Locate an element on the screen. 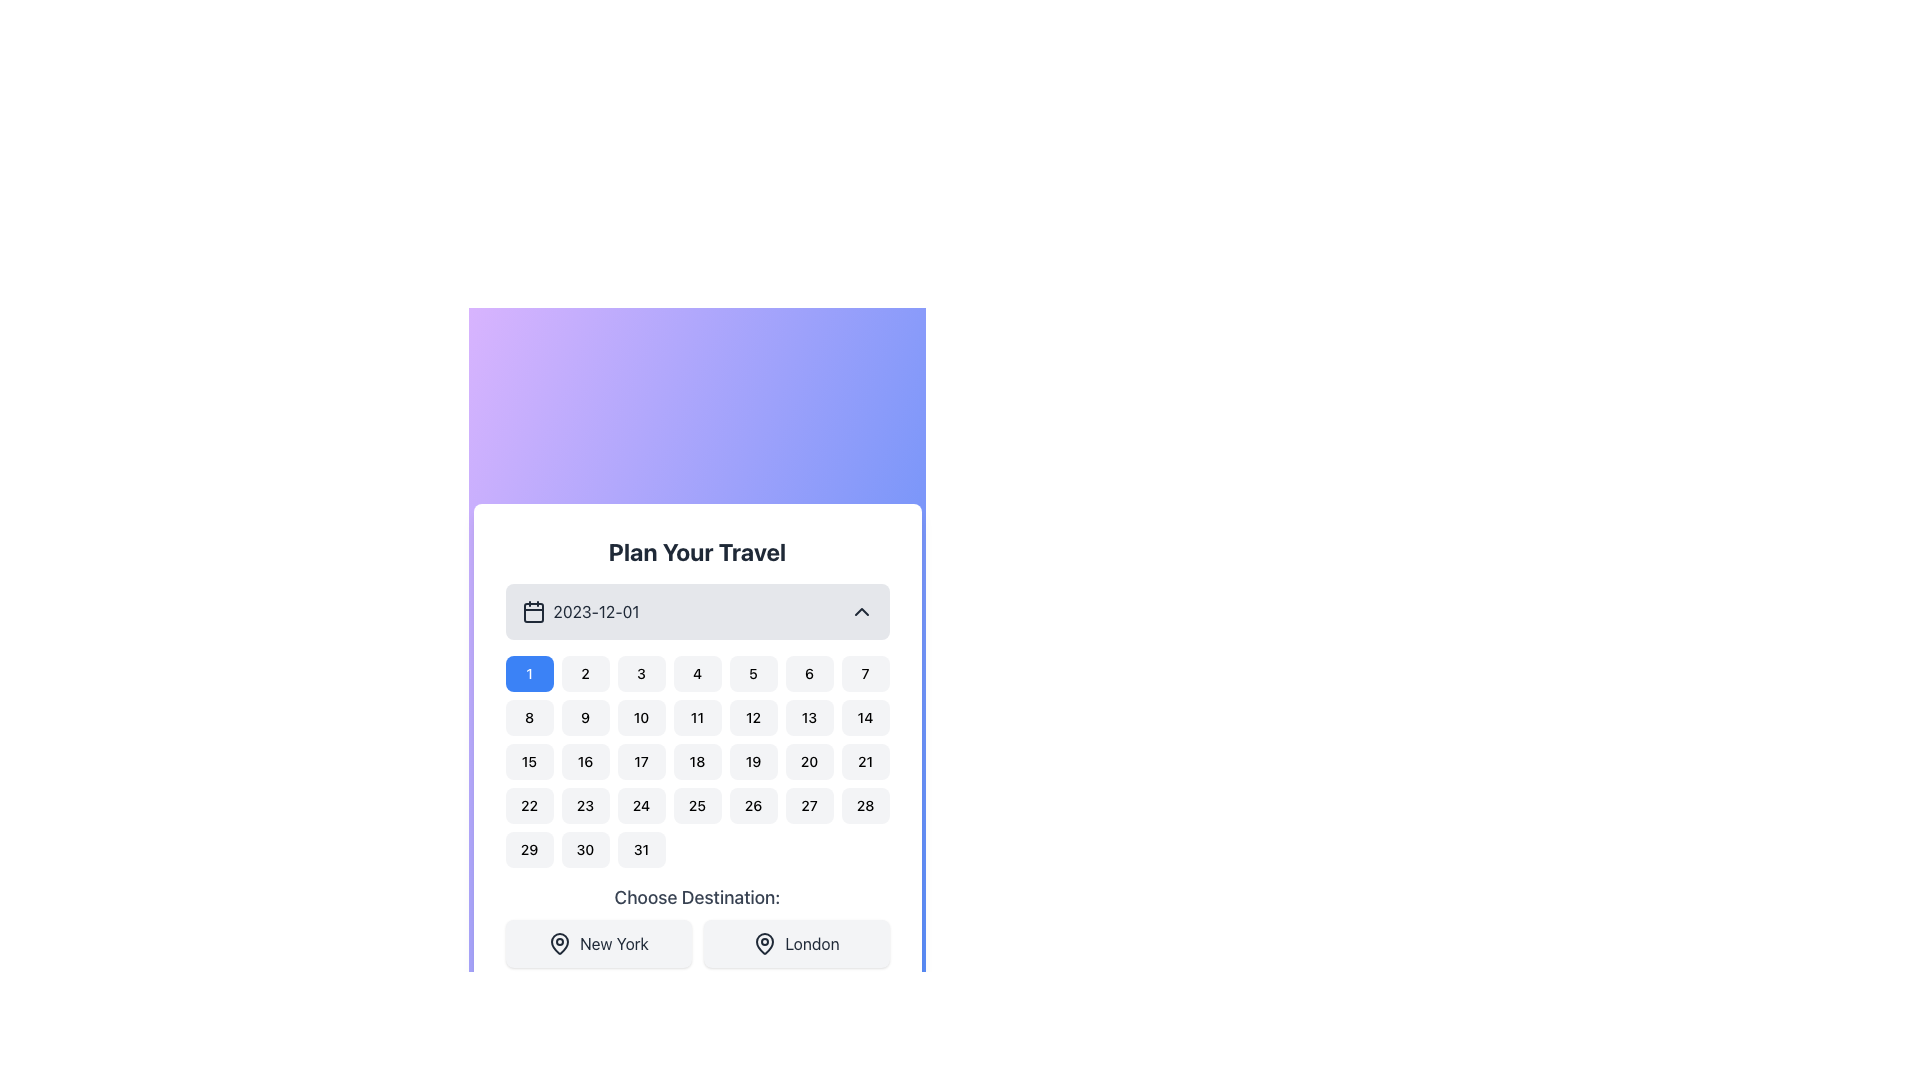  the selectable date button for the 14th day of the month in the calendar interface to change its background color is located at coordinates (865, 716).